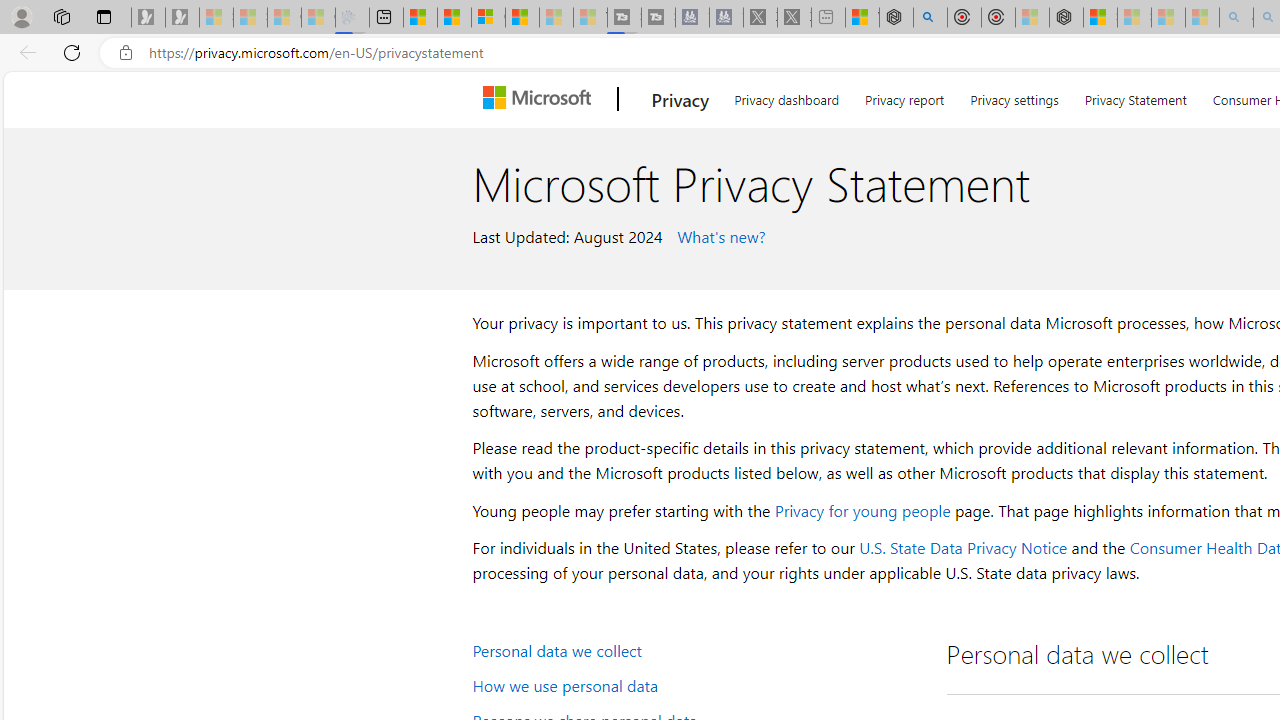 The image size is (1280, 720). What do you see at coordinates (903, 96) in the screenshot?
I see `'Privacy report'` at bounding box center [903, 96].